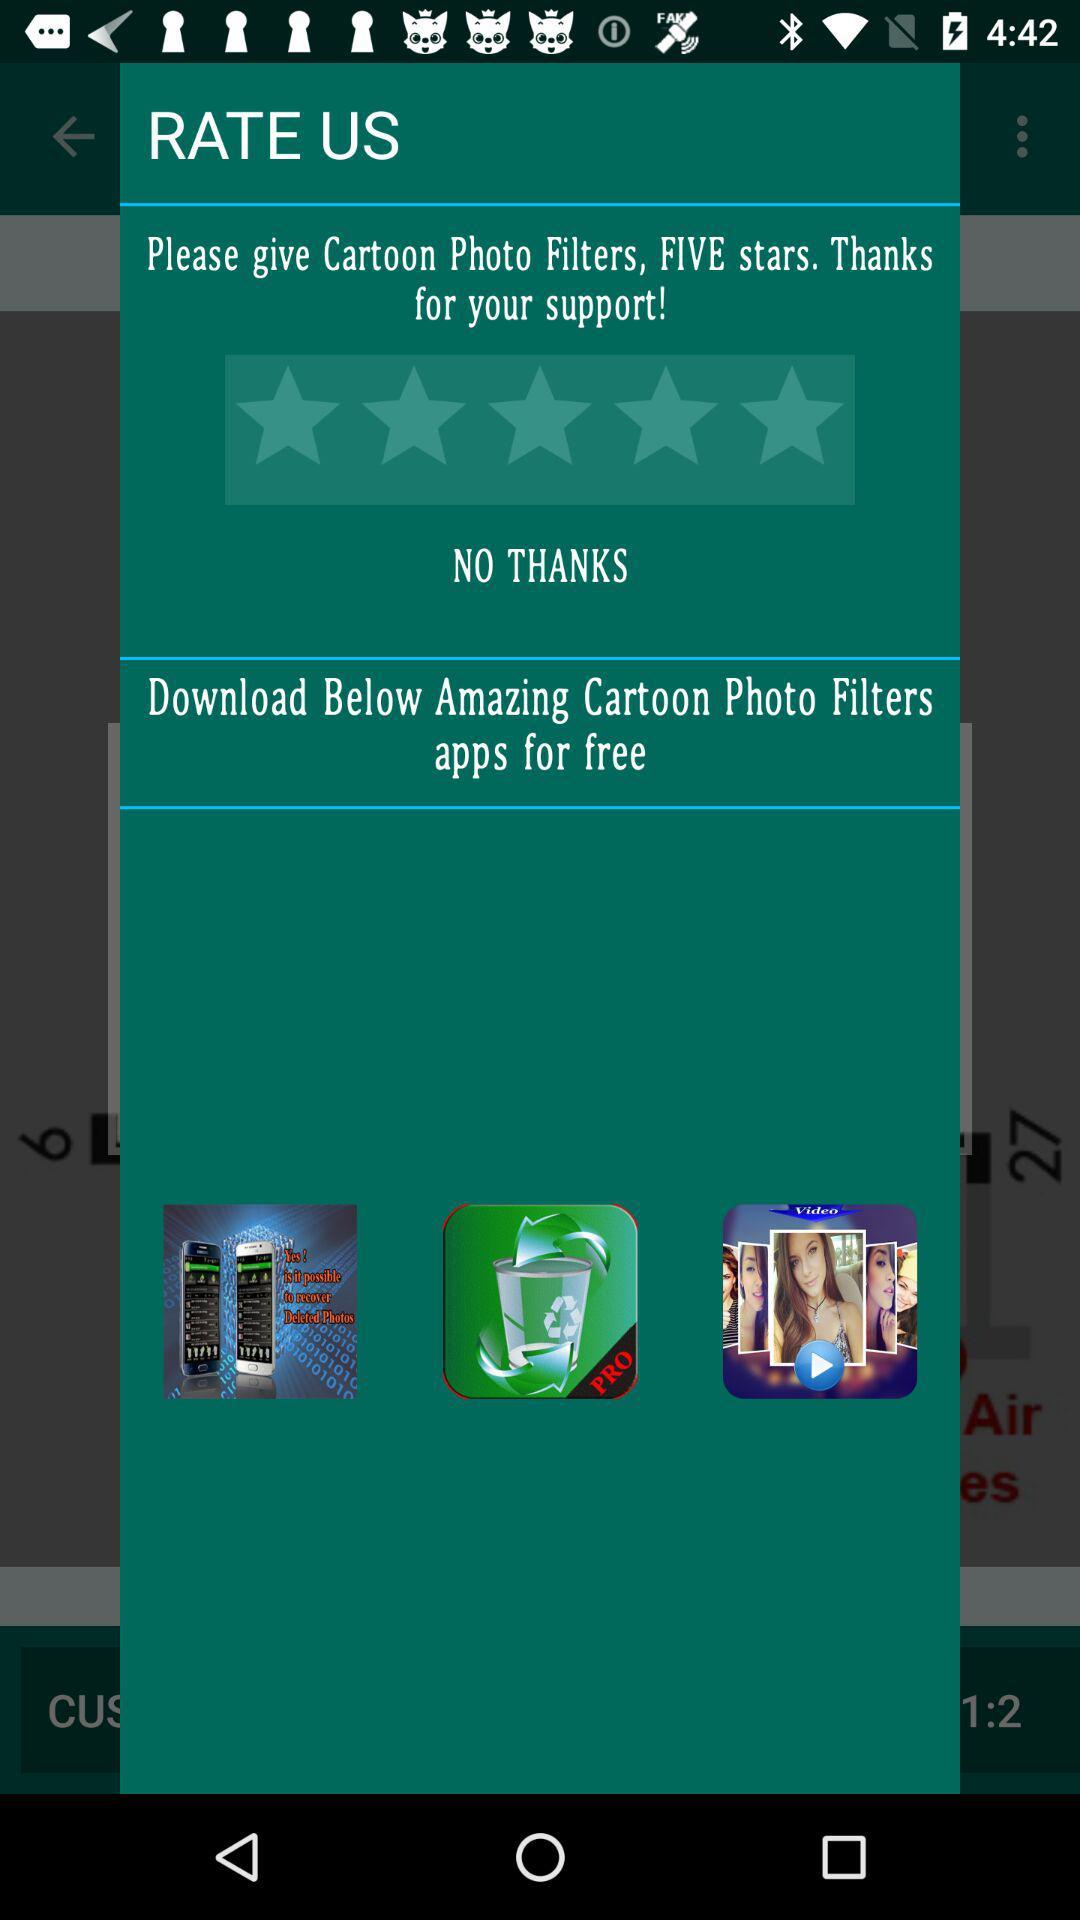  Describe the element at coordinates (259, 1301) in the screenshot. I see `download app` at that location.